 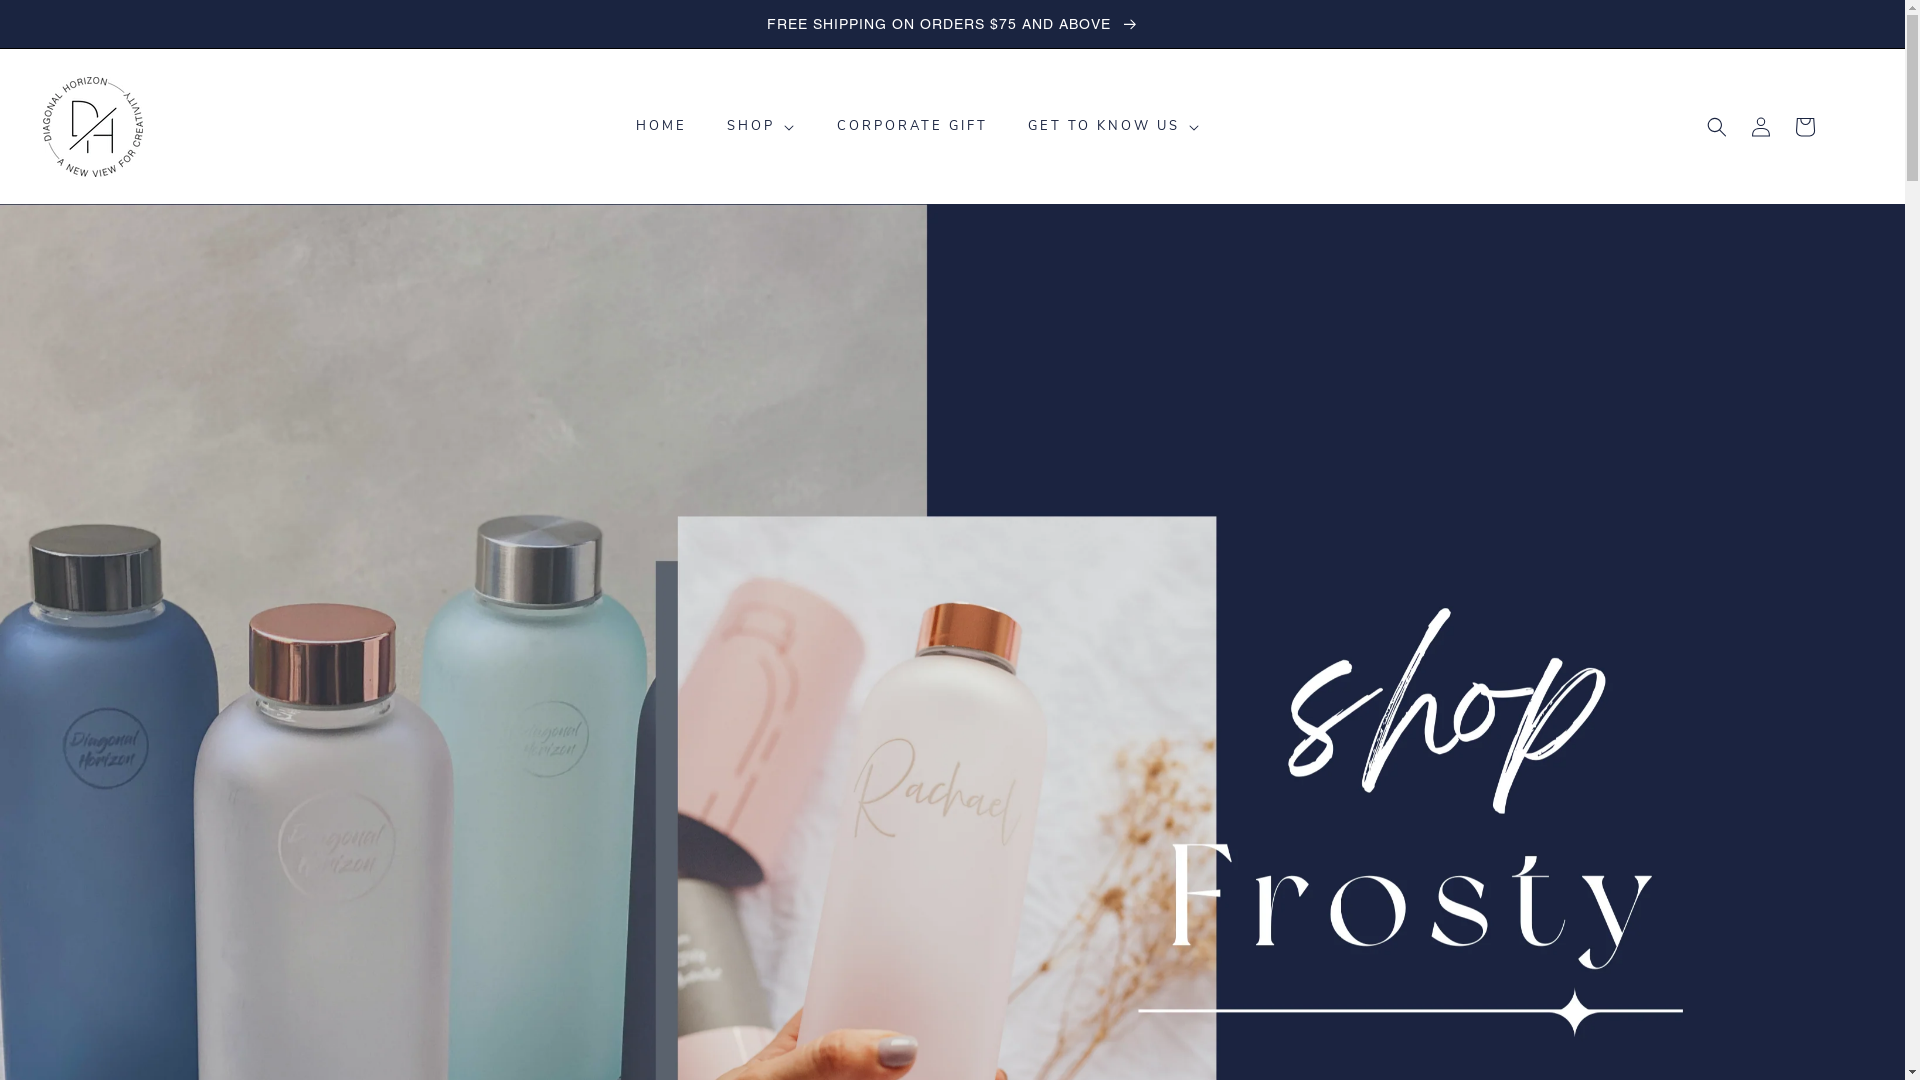 I want to click on 'FREE SHIPPING ON ORDERS $75 AND ABOVE', so click(x=951, y=23).